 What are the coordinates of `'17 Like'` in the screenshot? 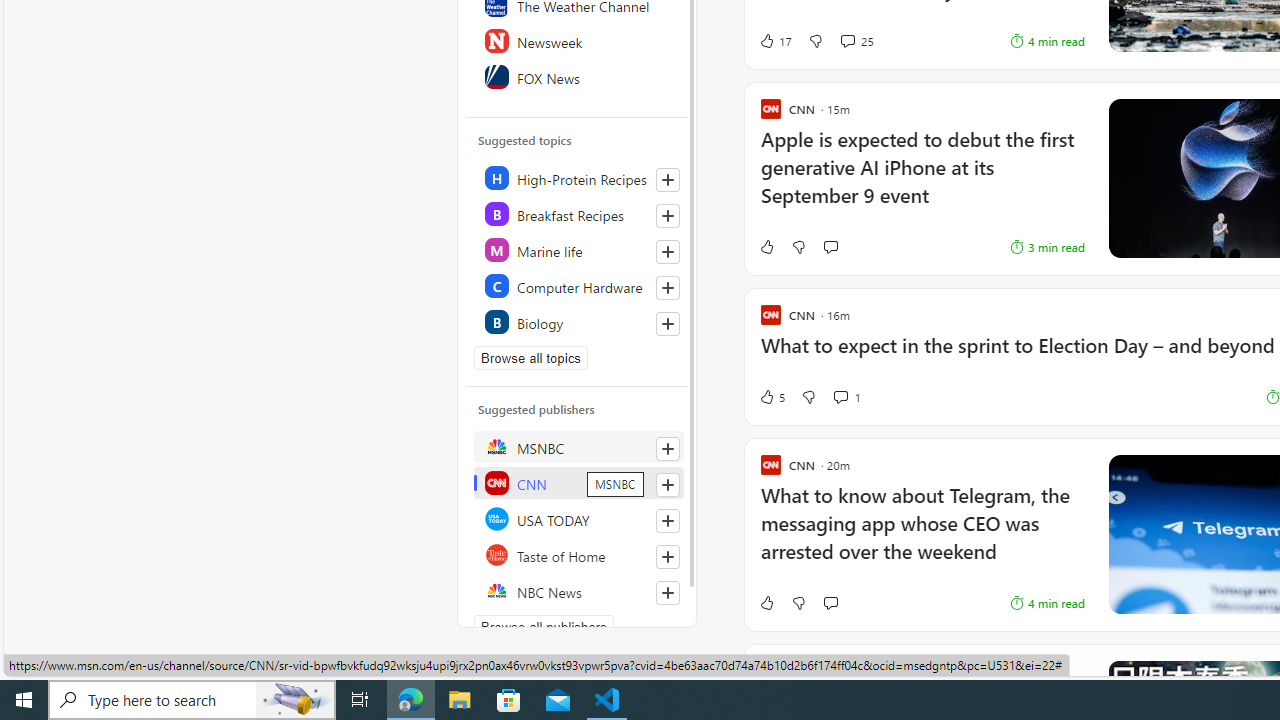 It's located at (774, 41).